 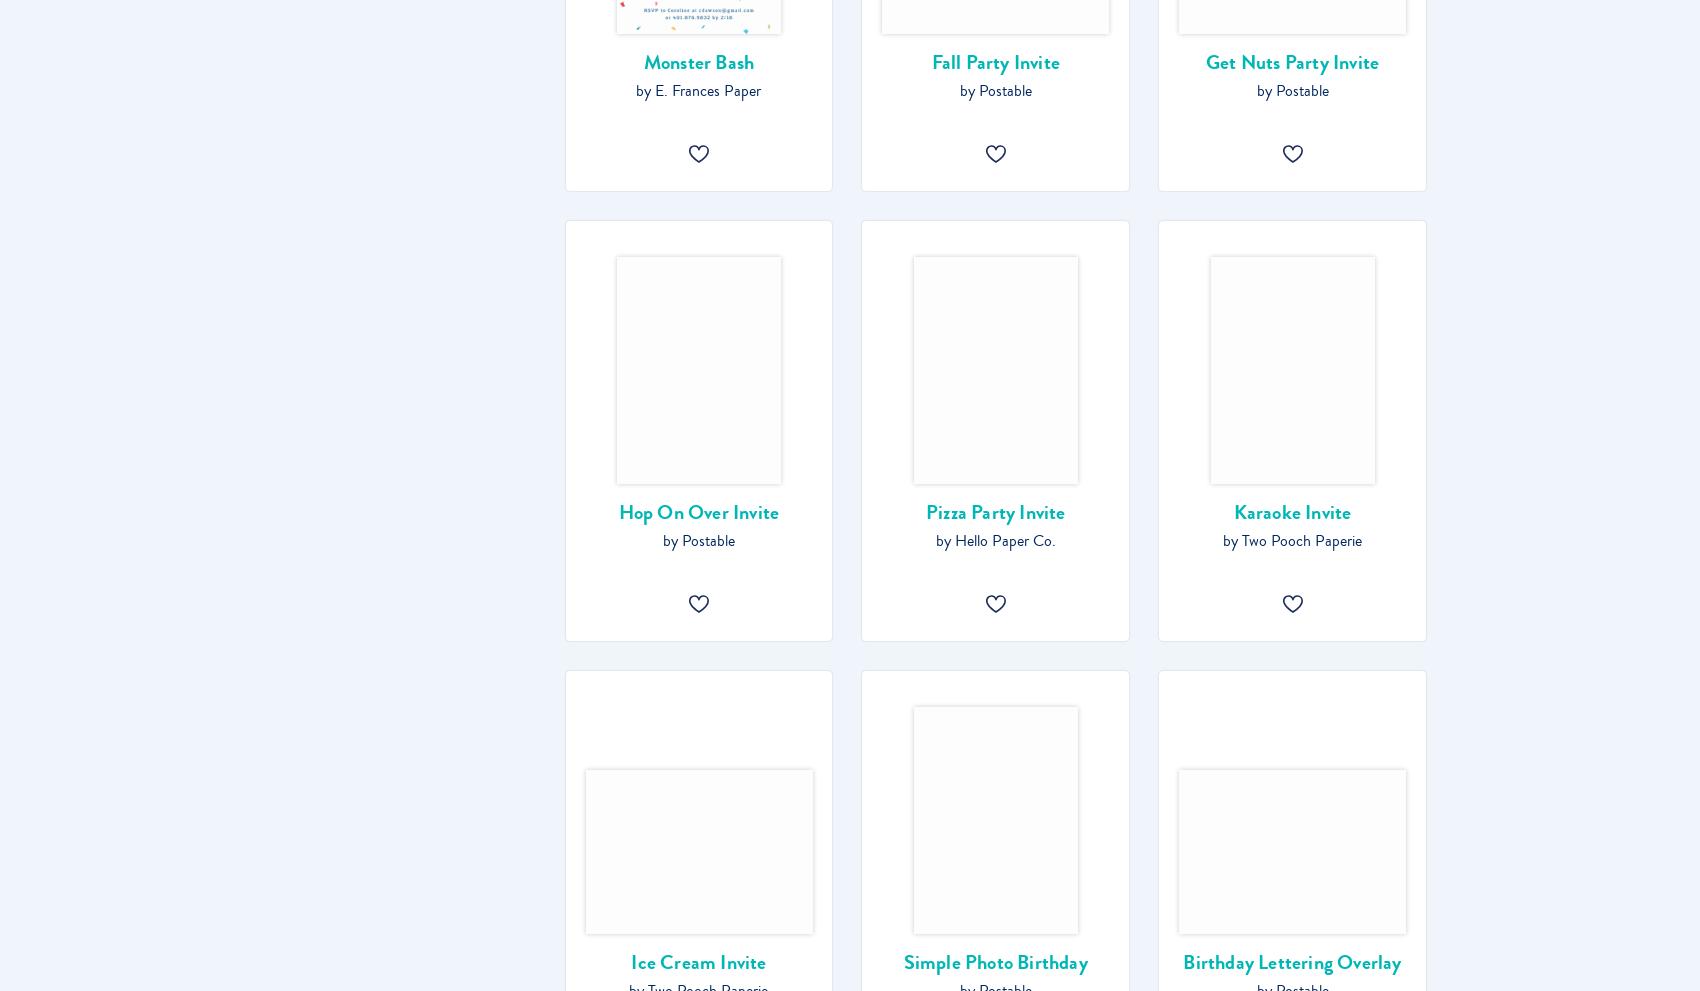 What do you see at coordinates (708, 90) in the screenshot?
I see `'E. Frances Paper'` at bounding box center [708, 90].